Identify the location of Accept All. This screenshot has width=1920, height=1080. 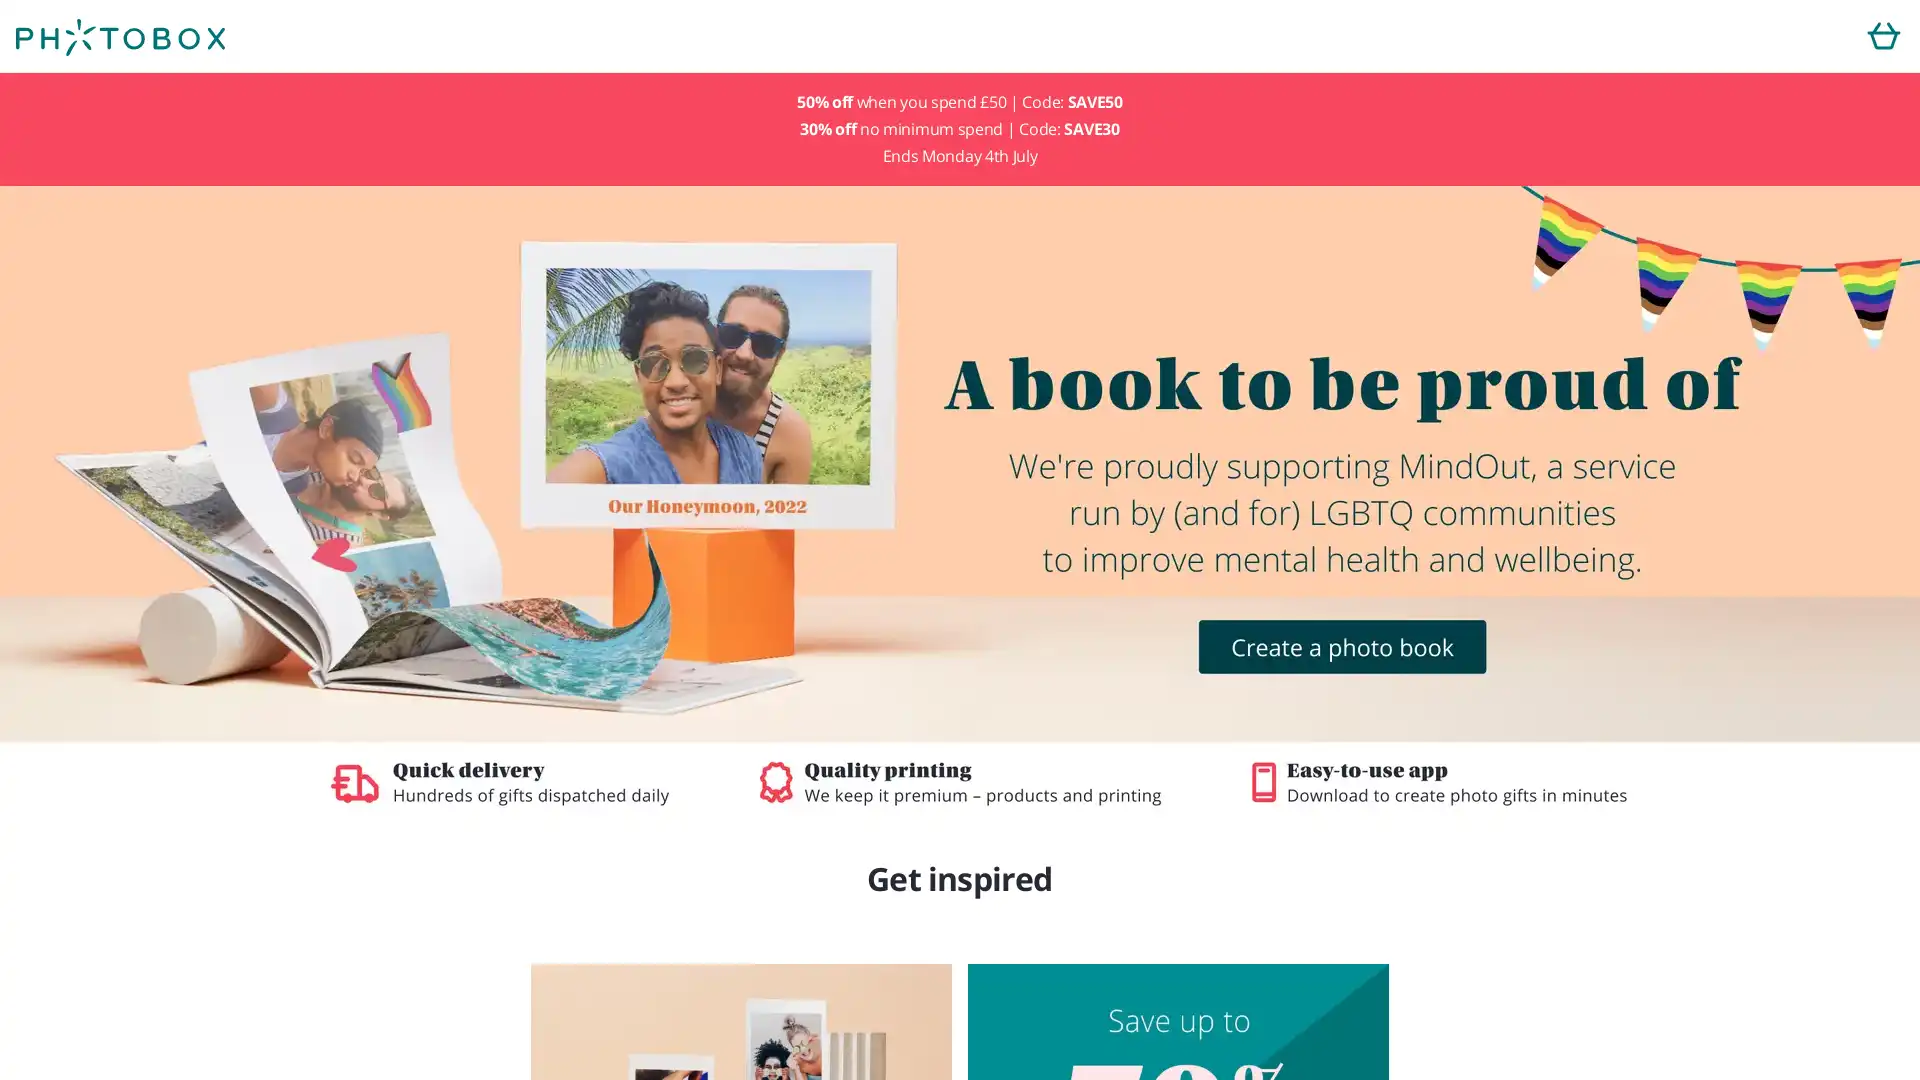
(1106, 648).